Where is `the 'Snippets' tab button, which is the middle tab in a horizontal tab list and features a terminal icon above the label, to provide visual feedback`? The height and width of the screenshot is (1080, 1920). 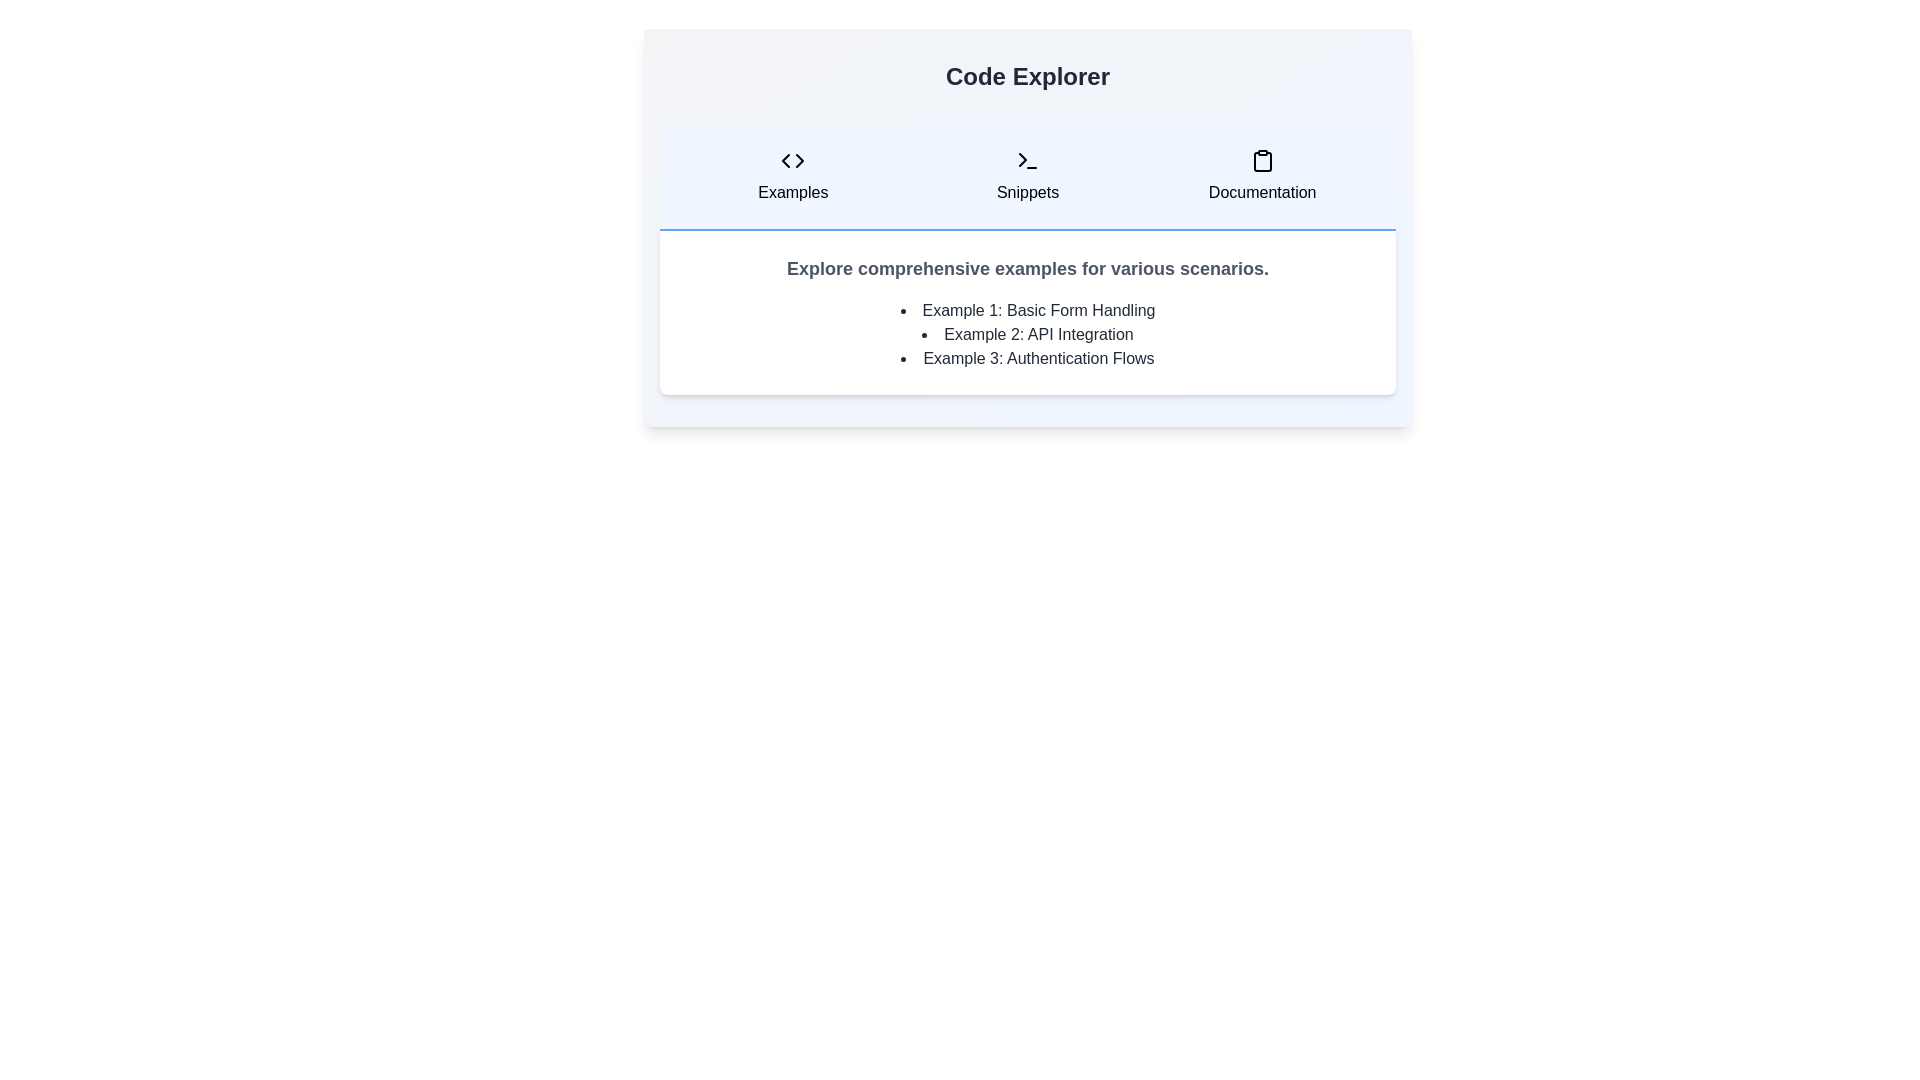
the 'Snippets' tab button, which is the middle tab in a horizontal tab list and features a terminal icon above the label, to provide visual feedback is located at coordinates (1027, 176).